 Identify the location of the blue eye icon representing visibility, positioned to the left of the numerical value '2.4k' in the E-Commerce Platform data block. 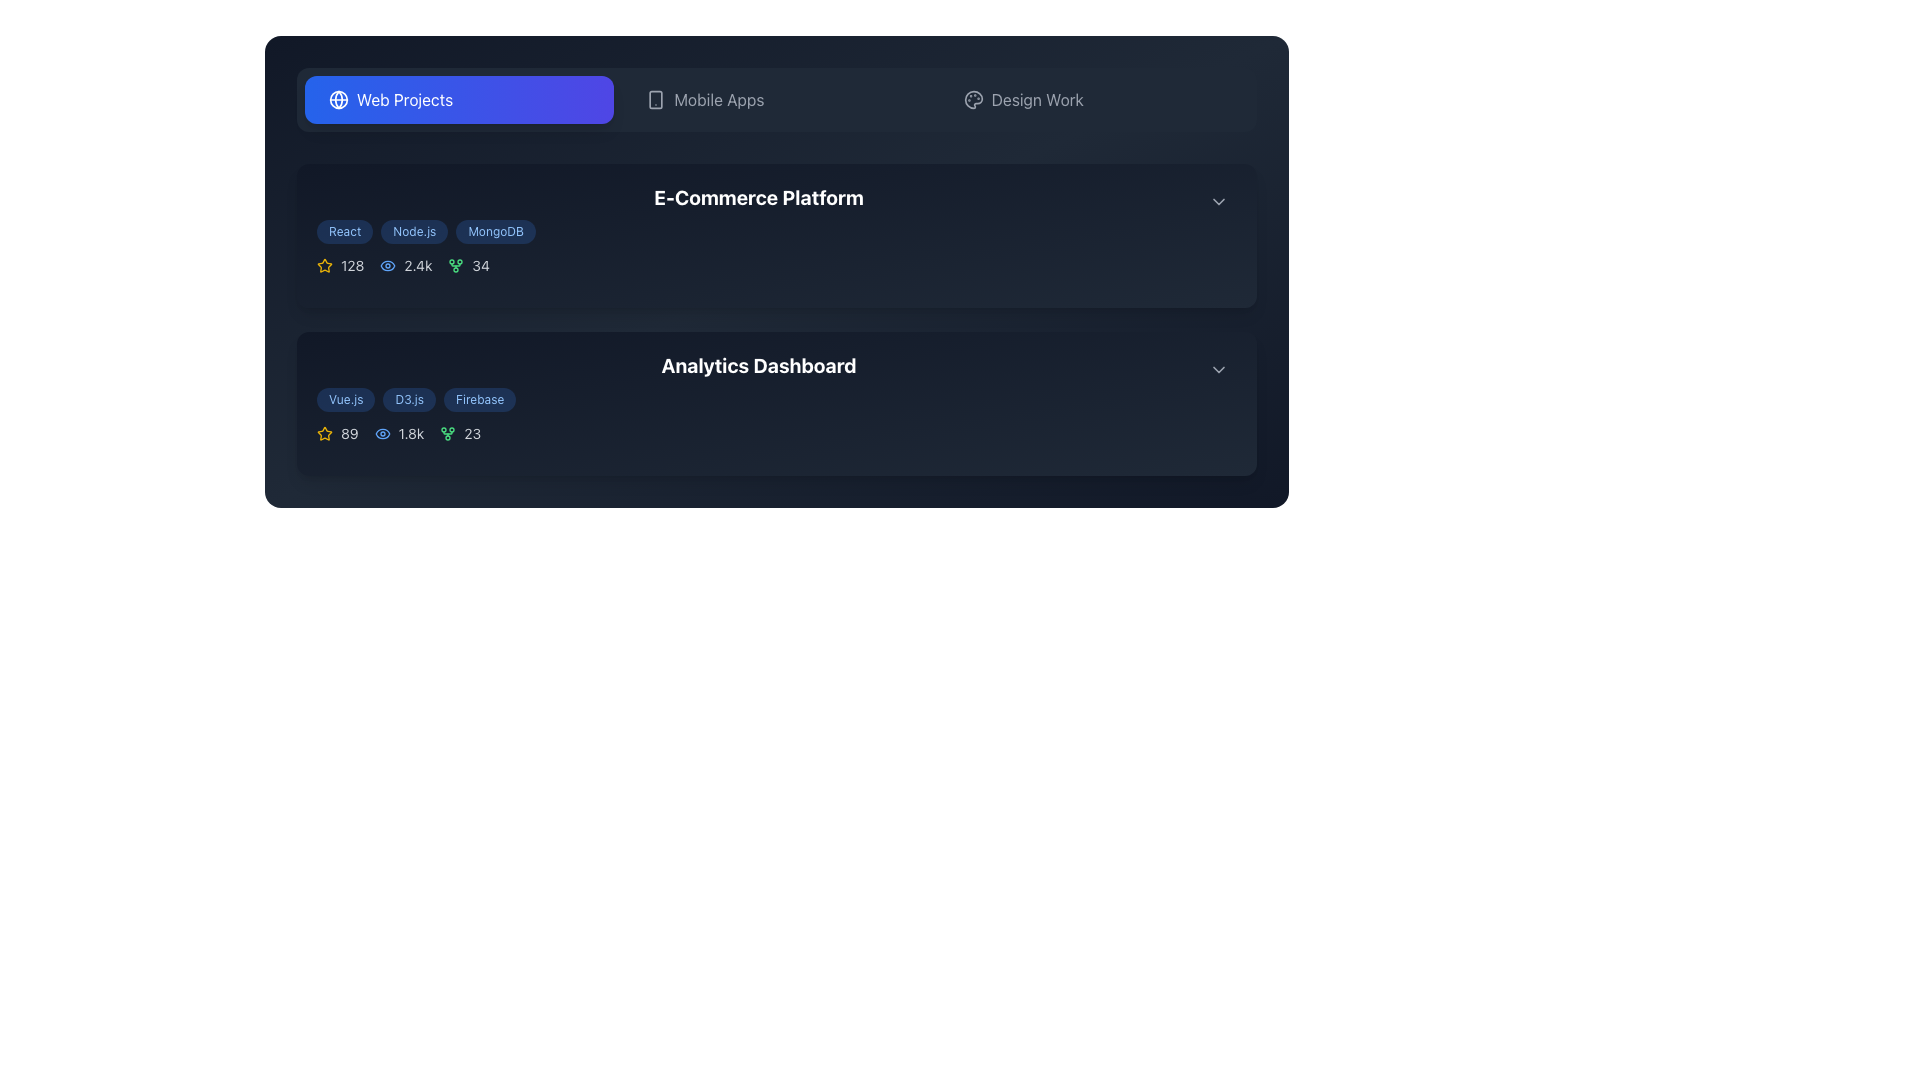
(388, 265).